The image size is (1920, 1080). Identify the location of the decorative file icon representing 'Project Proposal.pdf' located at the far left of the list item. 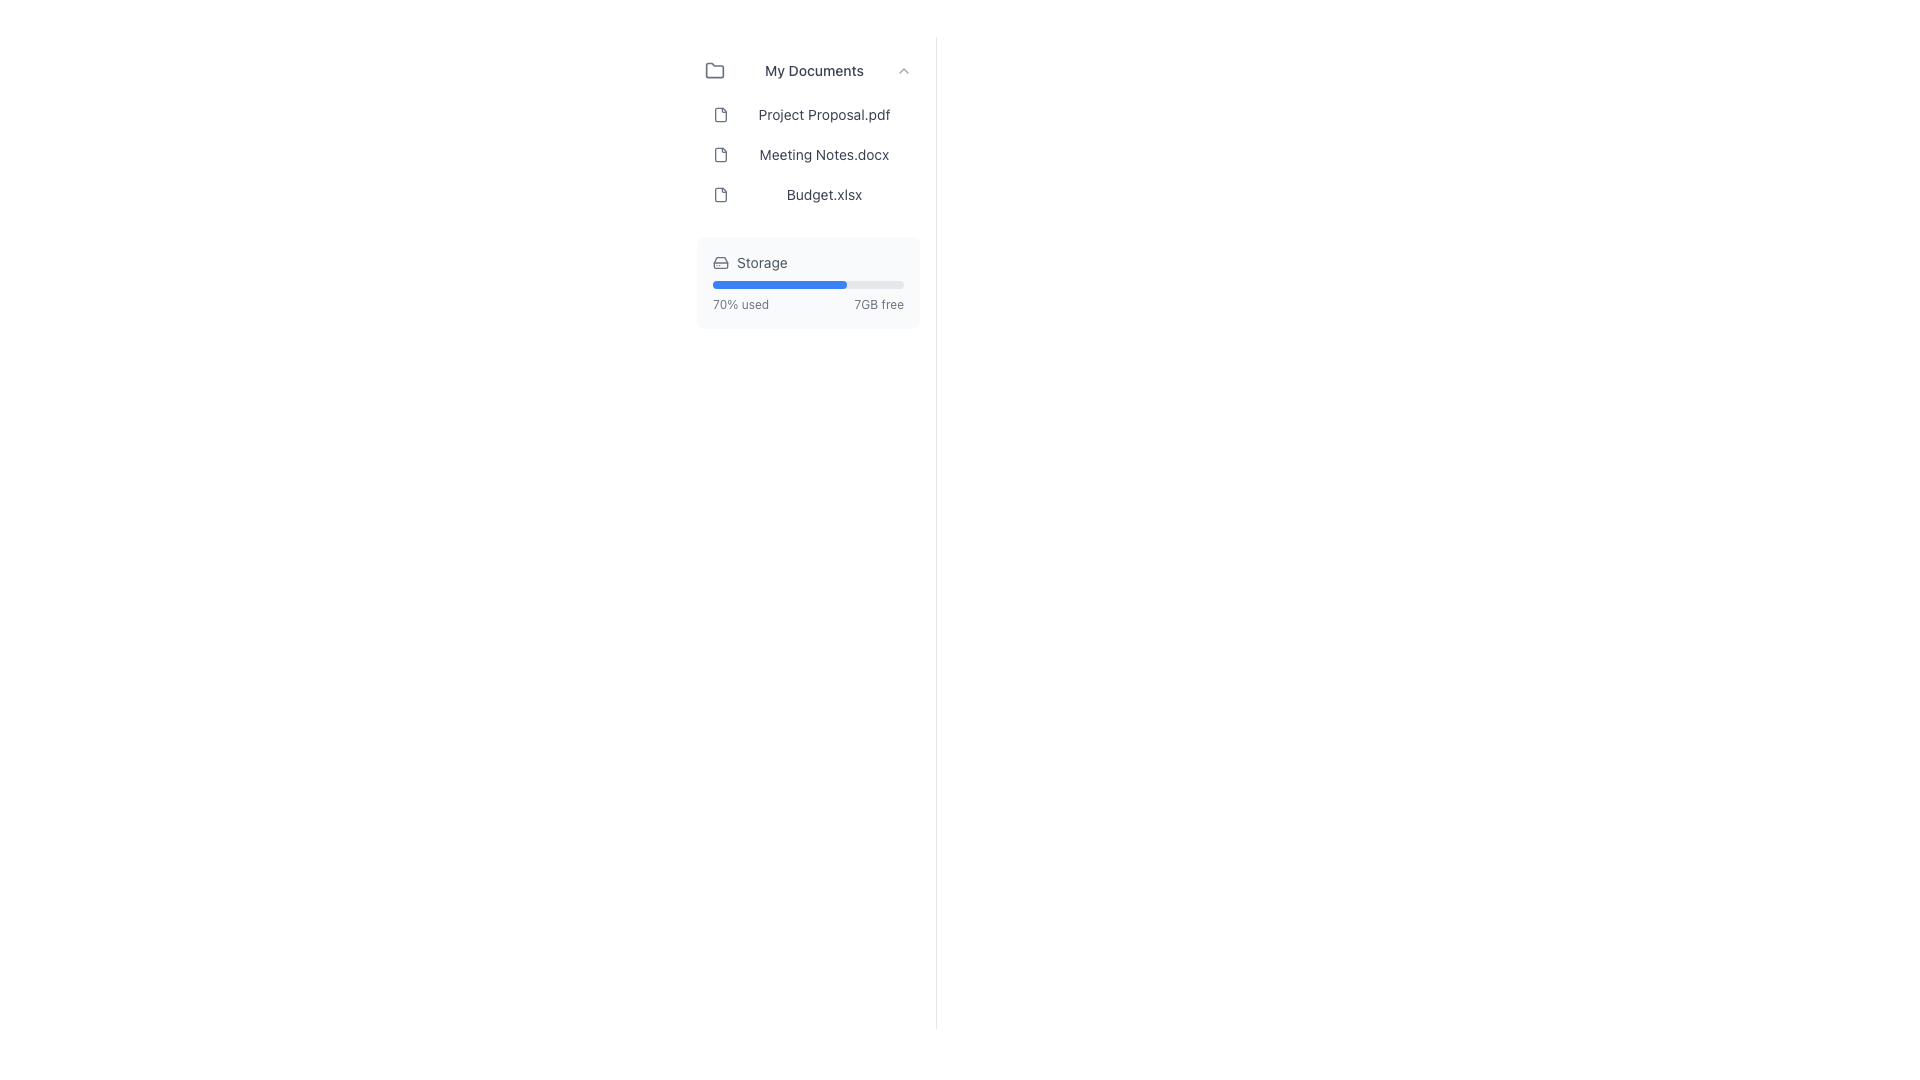
(720, 115).